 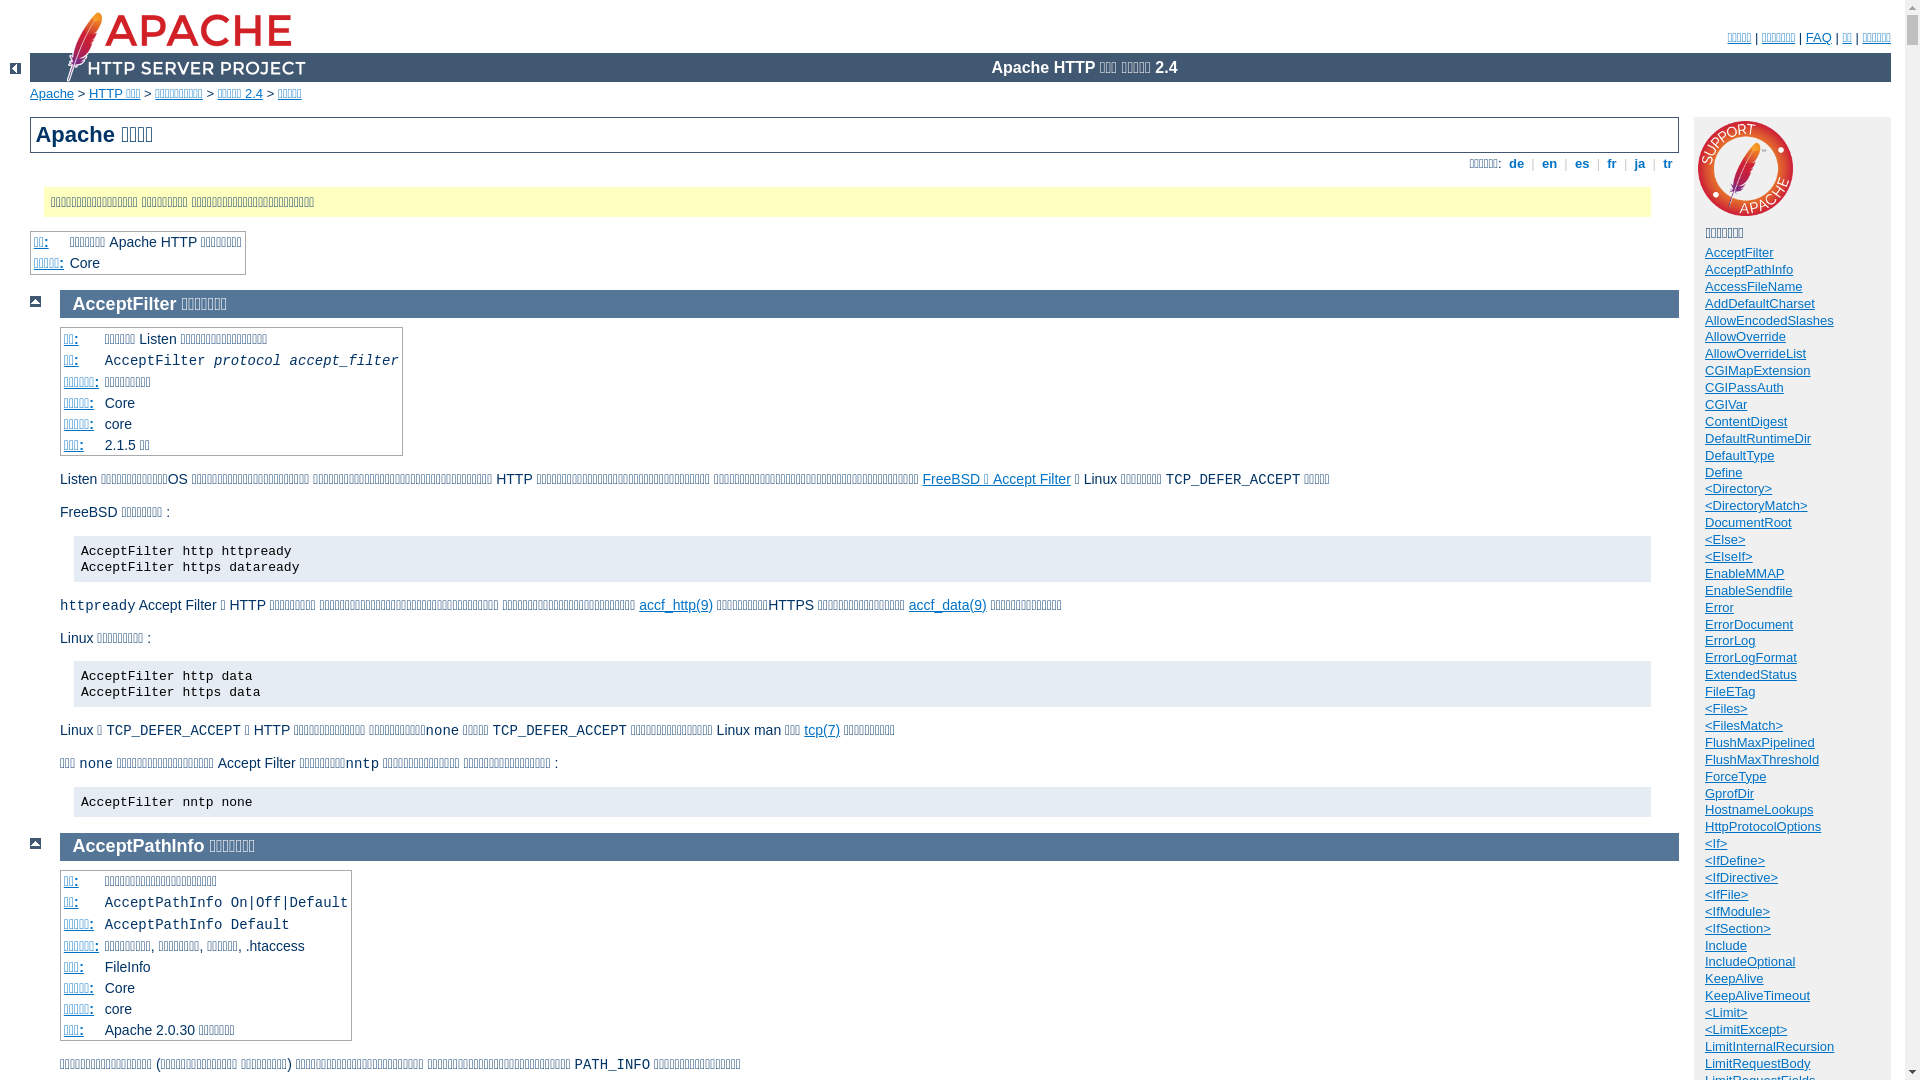 I want to click on 'CGIVar', so click(x=1725, y=404).